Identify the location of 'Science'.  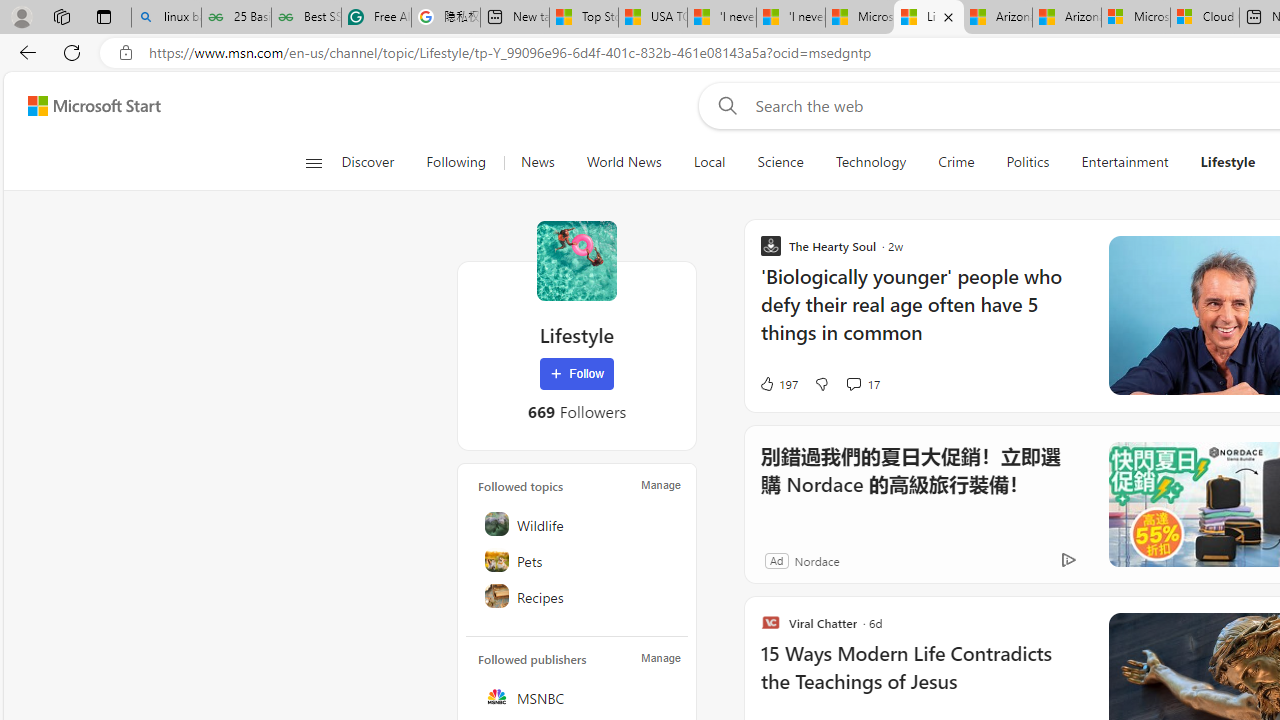
(779, 162).